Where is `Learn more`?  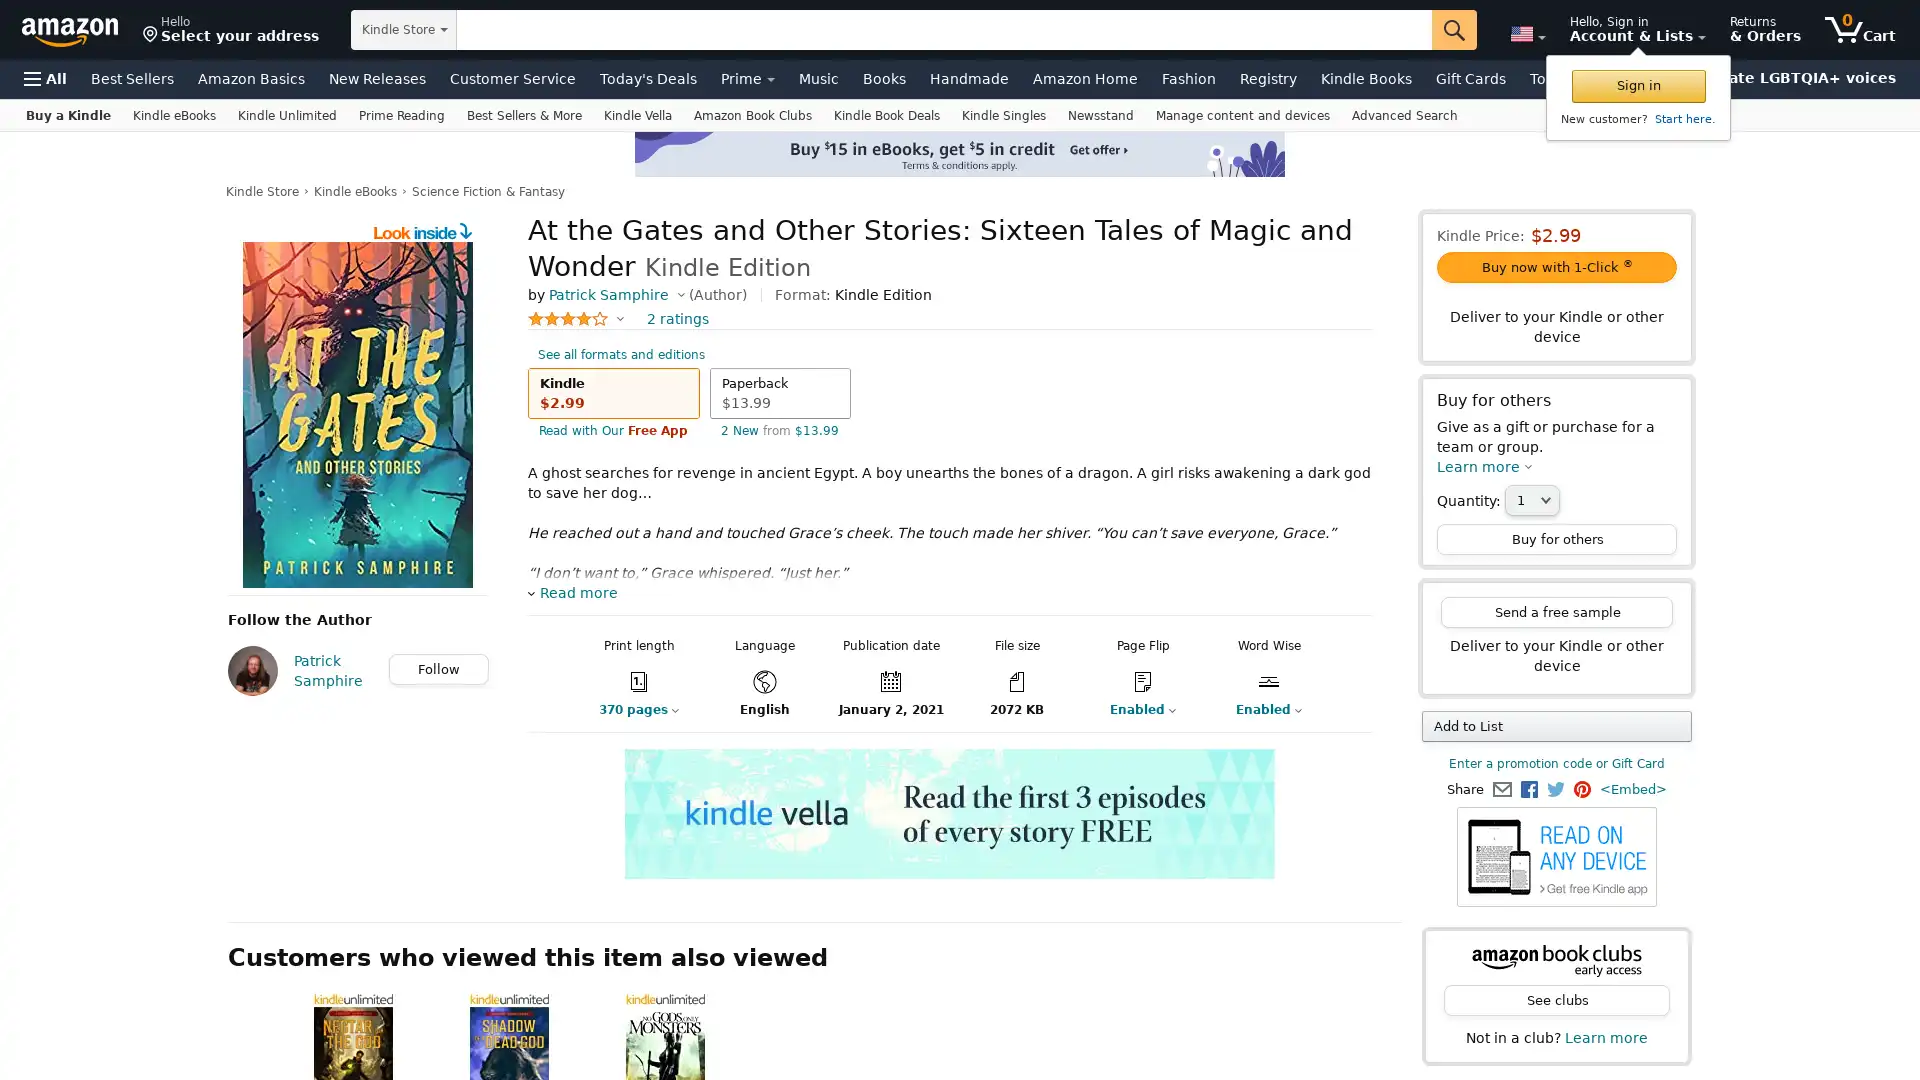
Learn more is located at coordinates (1484, 466).